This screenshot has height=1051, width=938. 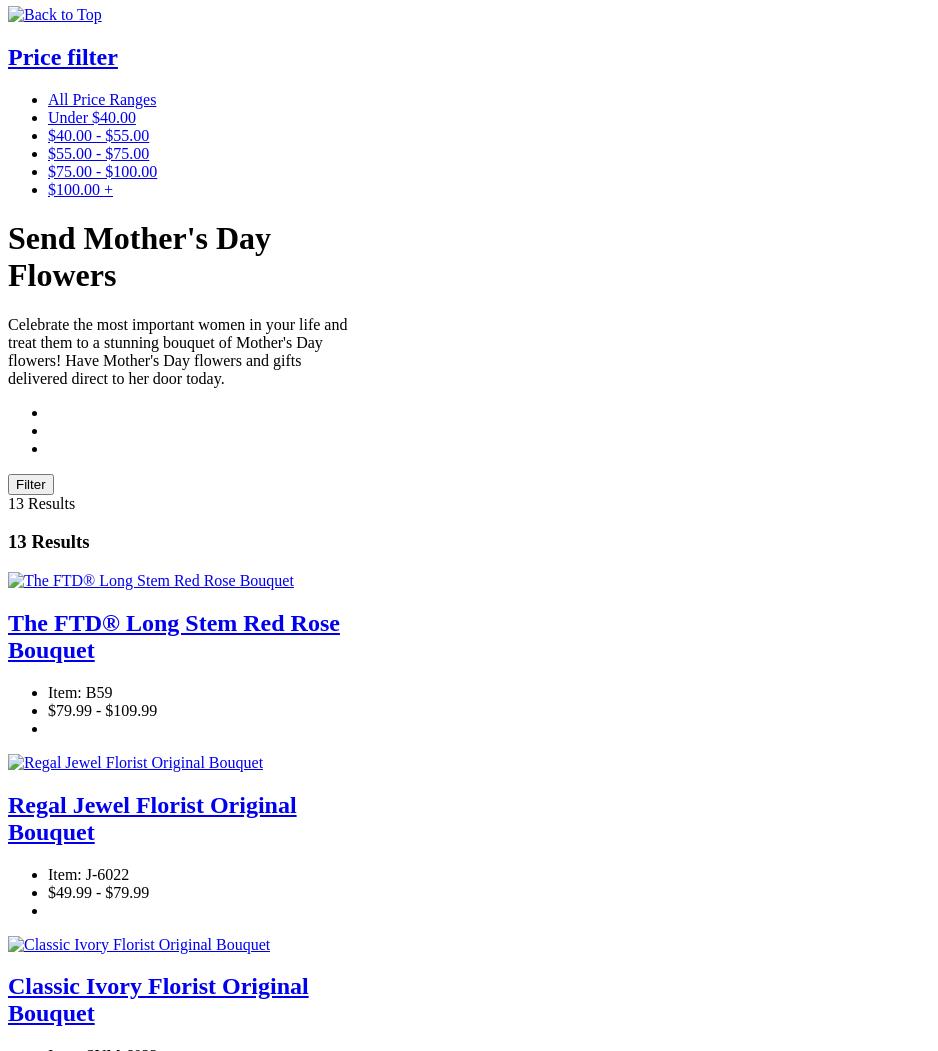 What do you see at coordinates (172, 634) in the screenshot?
I see `'The FTD® Long Stem Red Rose Bouquet'` at bounding box center [172, 634].